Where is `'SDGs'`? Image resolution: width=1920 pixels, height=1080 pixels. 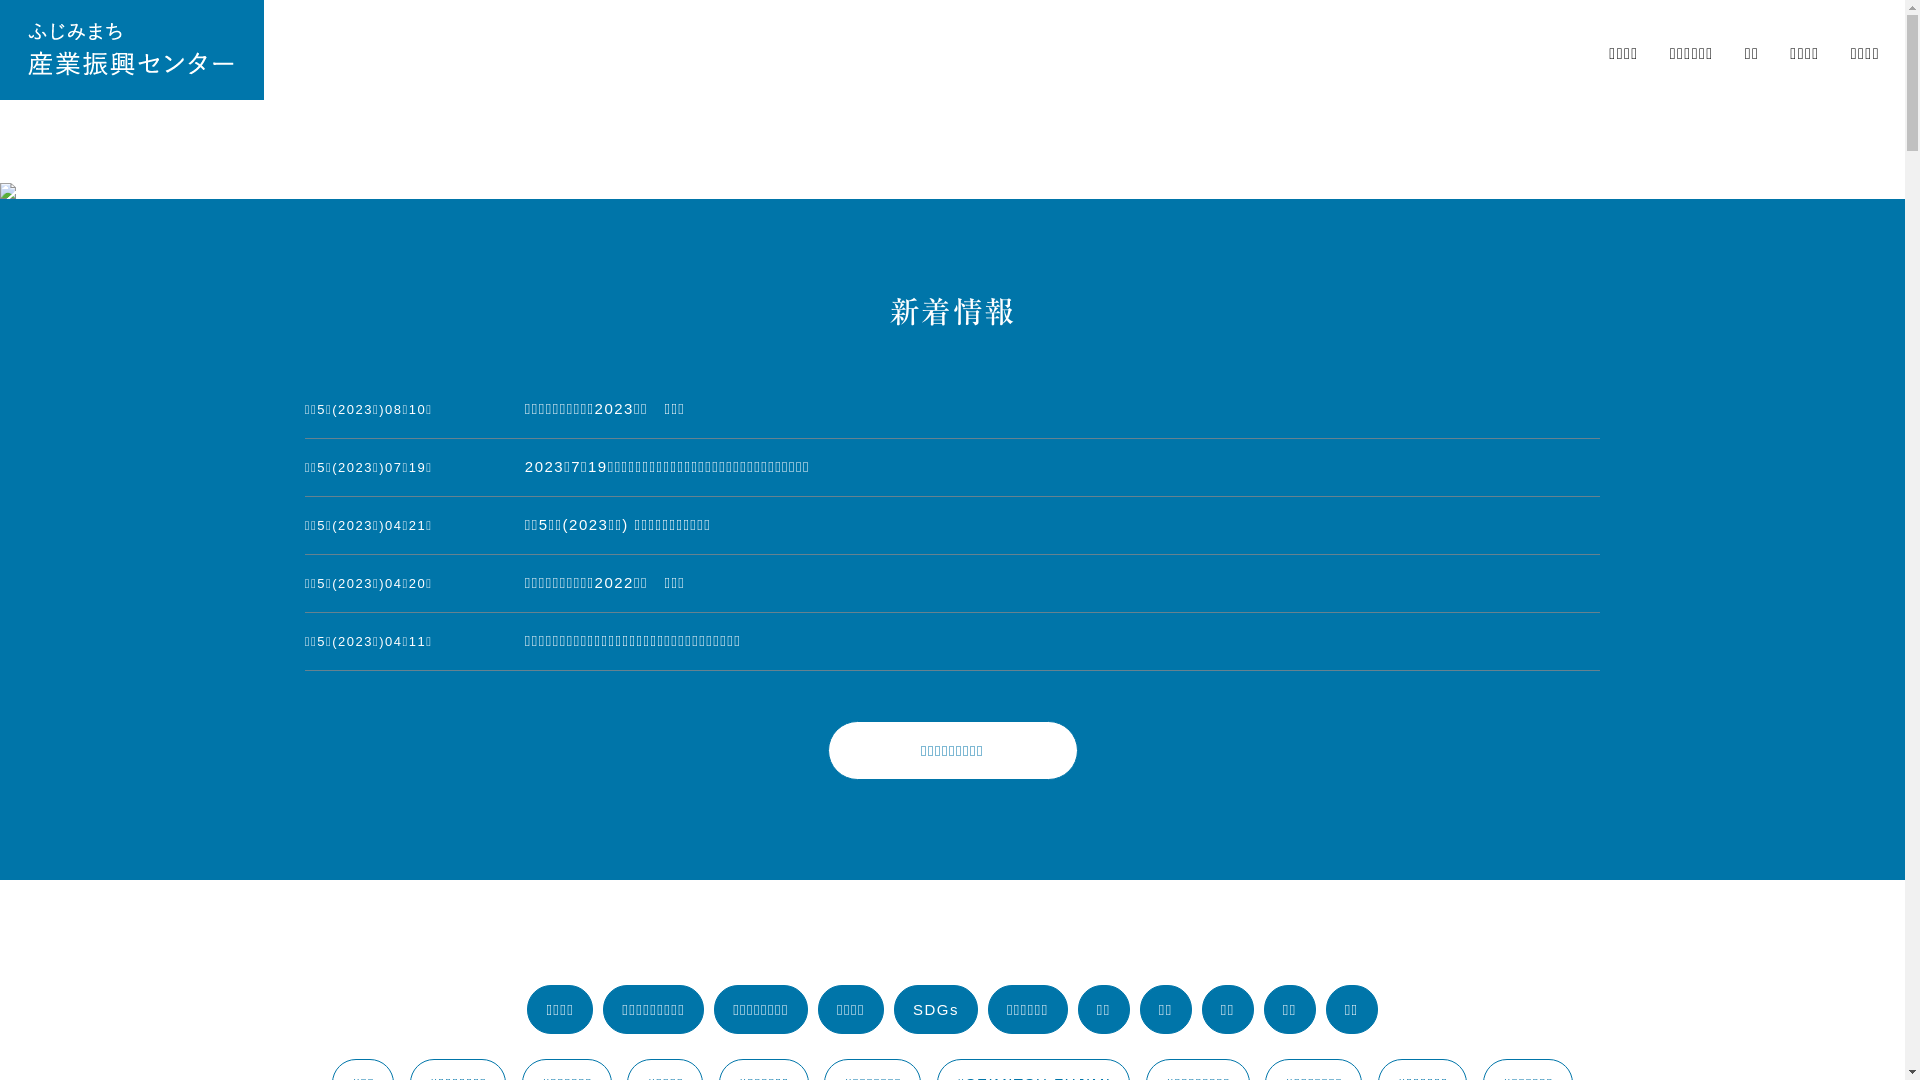
'SDGs' is located at coordinates (892, 1009).